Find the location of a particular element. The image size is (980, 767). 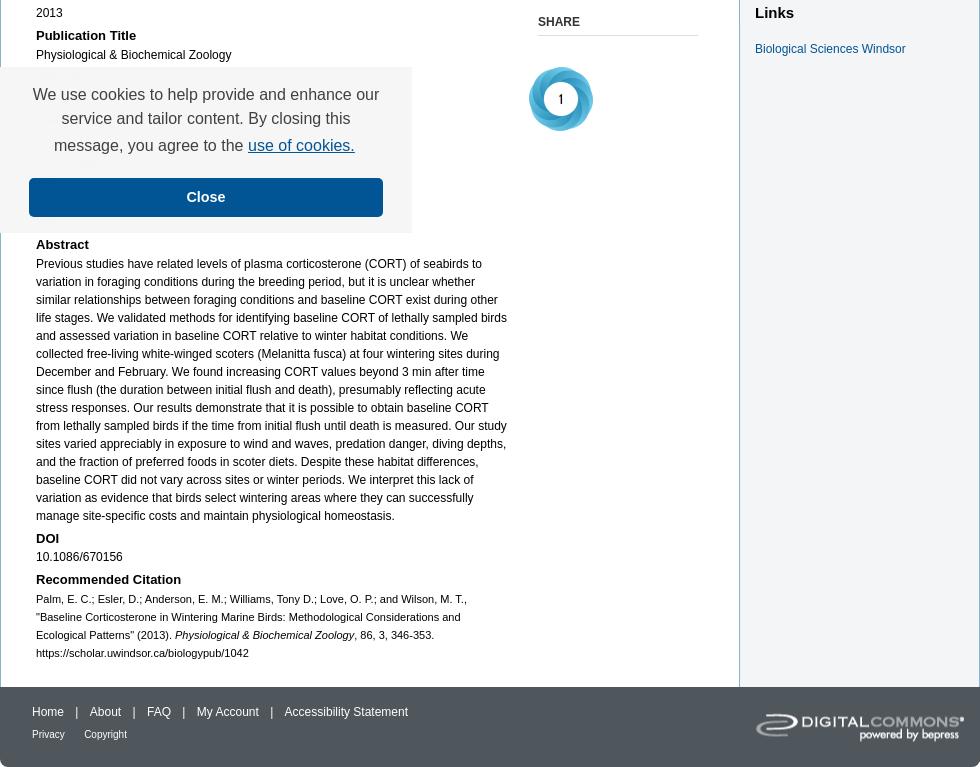

'353' is located at coordinates (45, 219).